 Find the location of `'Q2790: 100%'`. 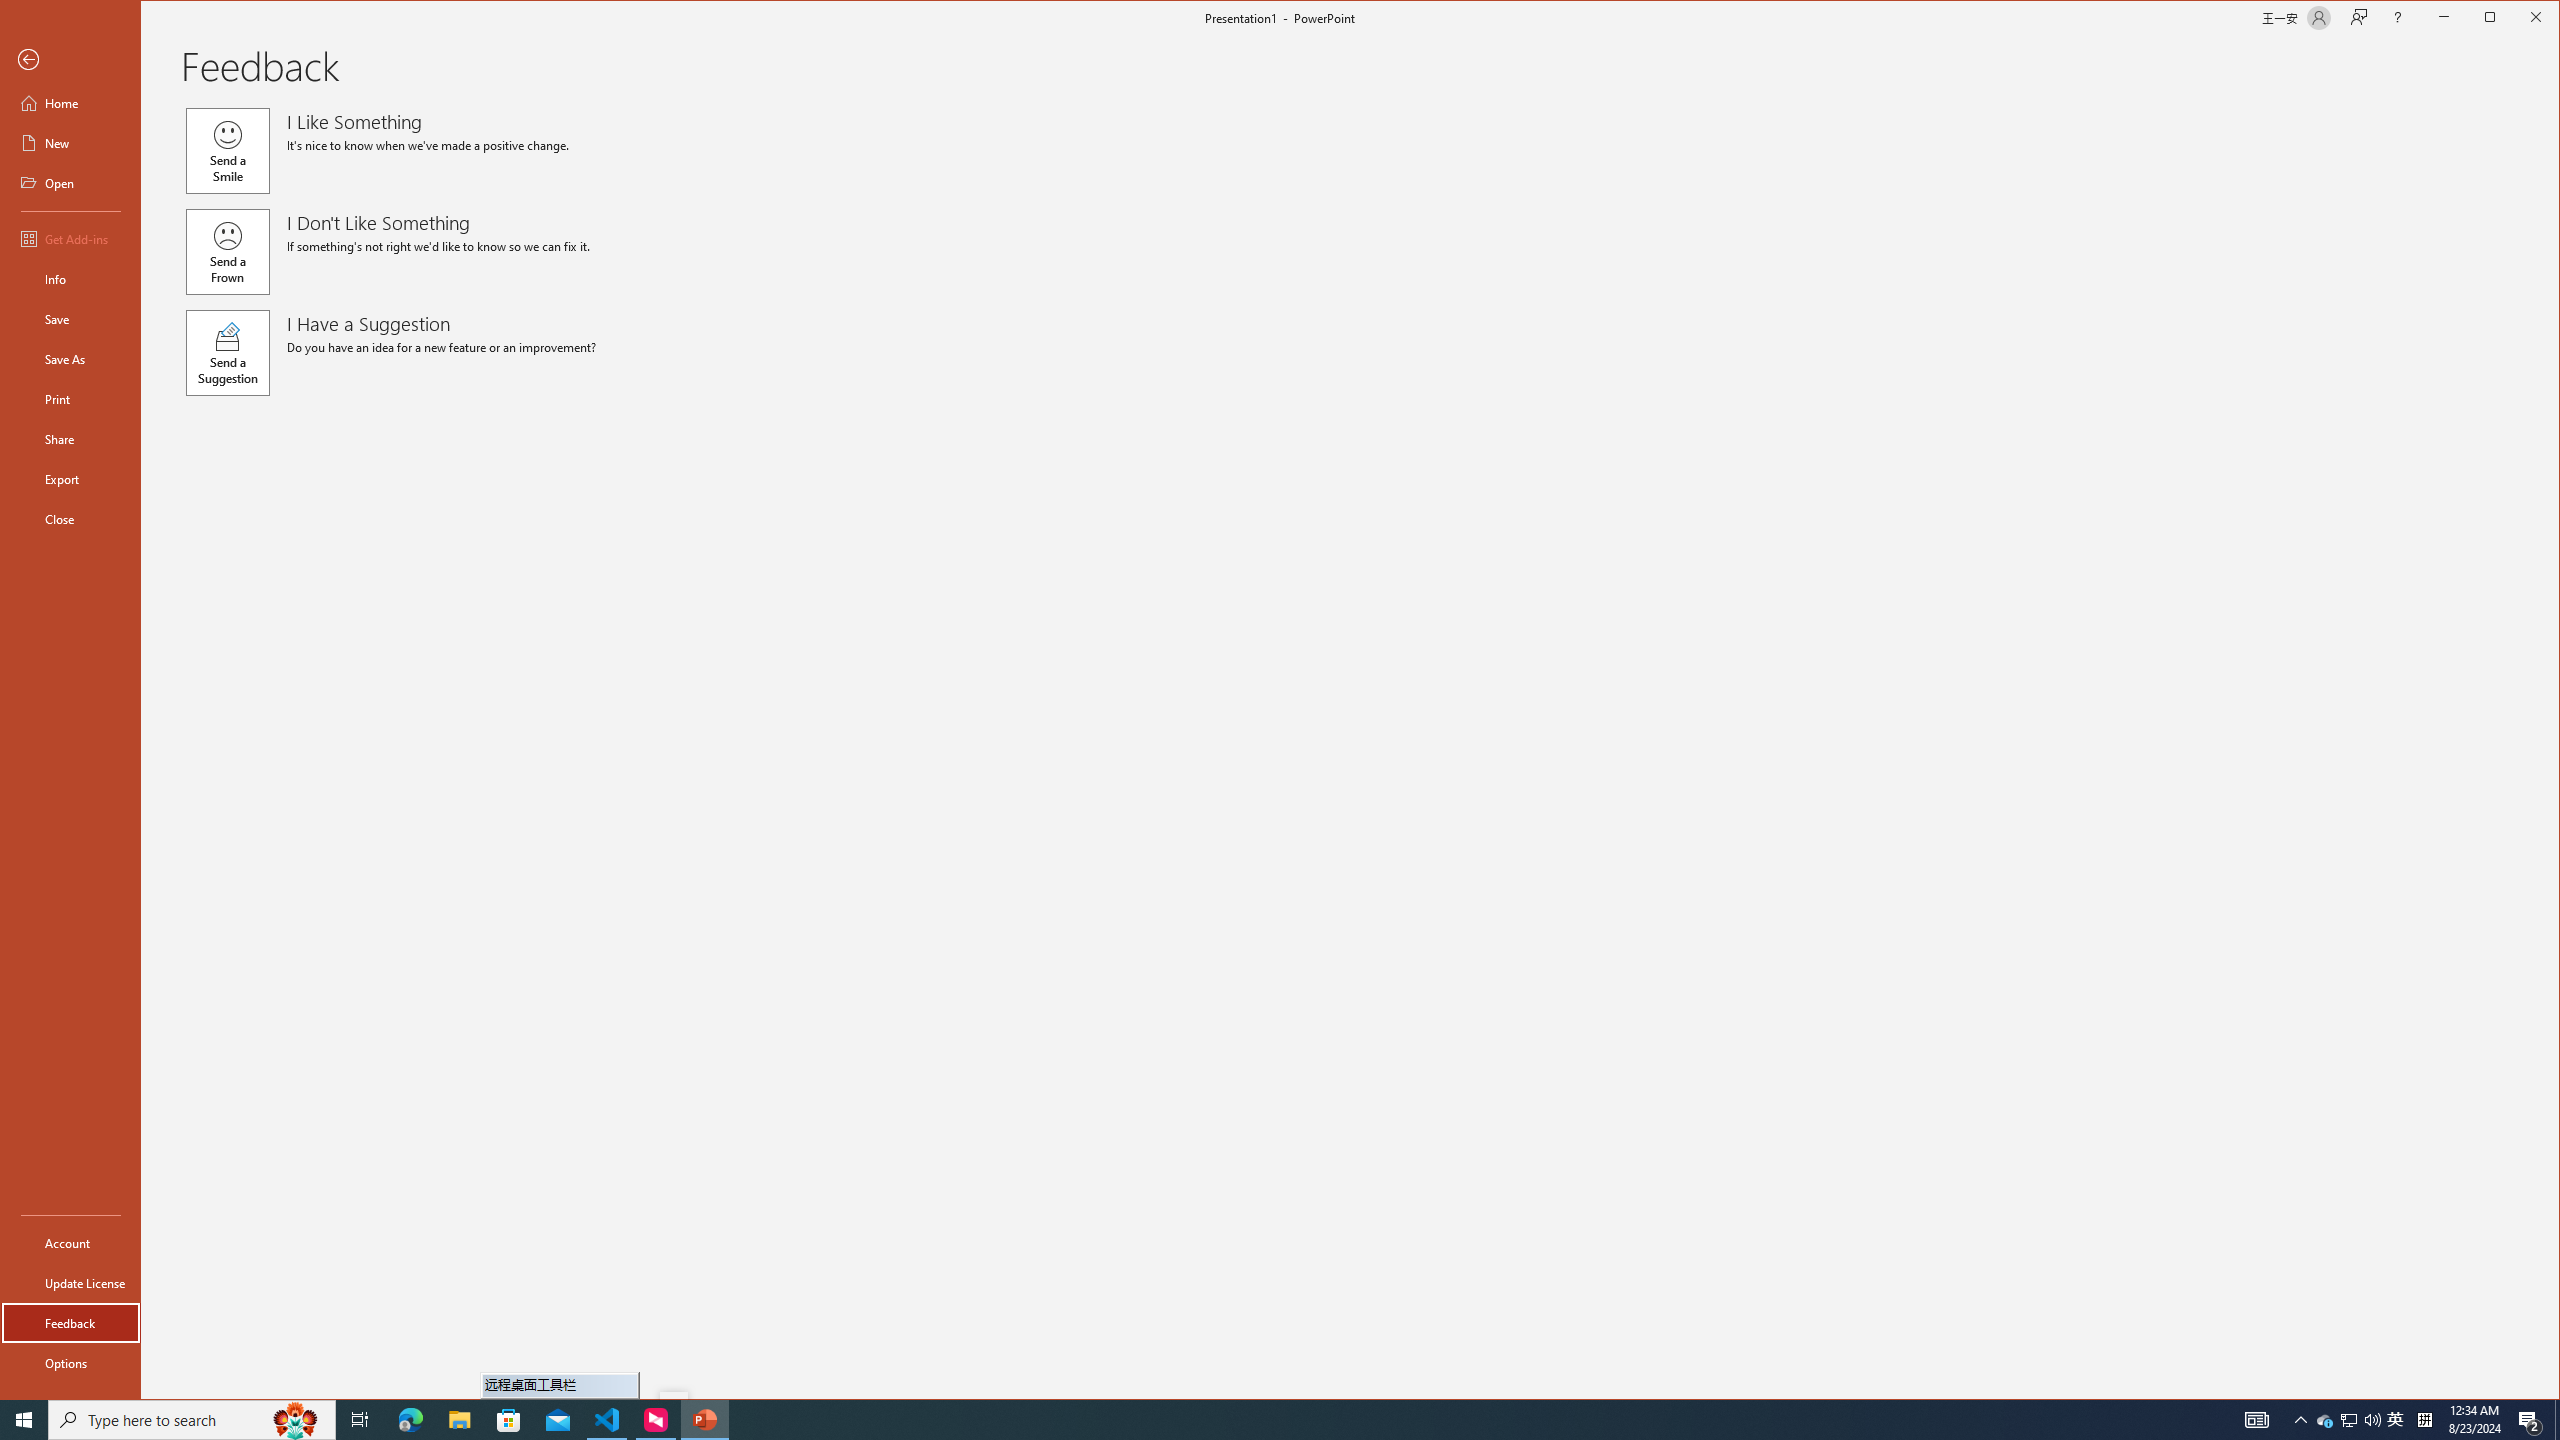

'Q2790: 100%' is located at coordinates (2372, 1418).